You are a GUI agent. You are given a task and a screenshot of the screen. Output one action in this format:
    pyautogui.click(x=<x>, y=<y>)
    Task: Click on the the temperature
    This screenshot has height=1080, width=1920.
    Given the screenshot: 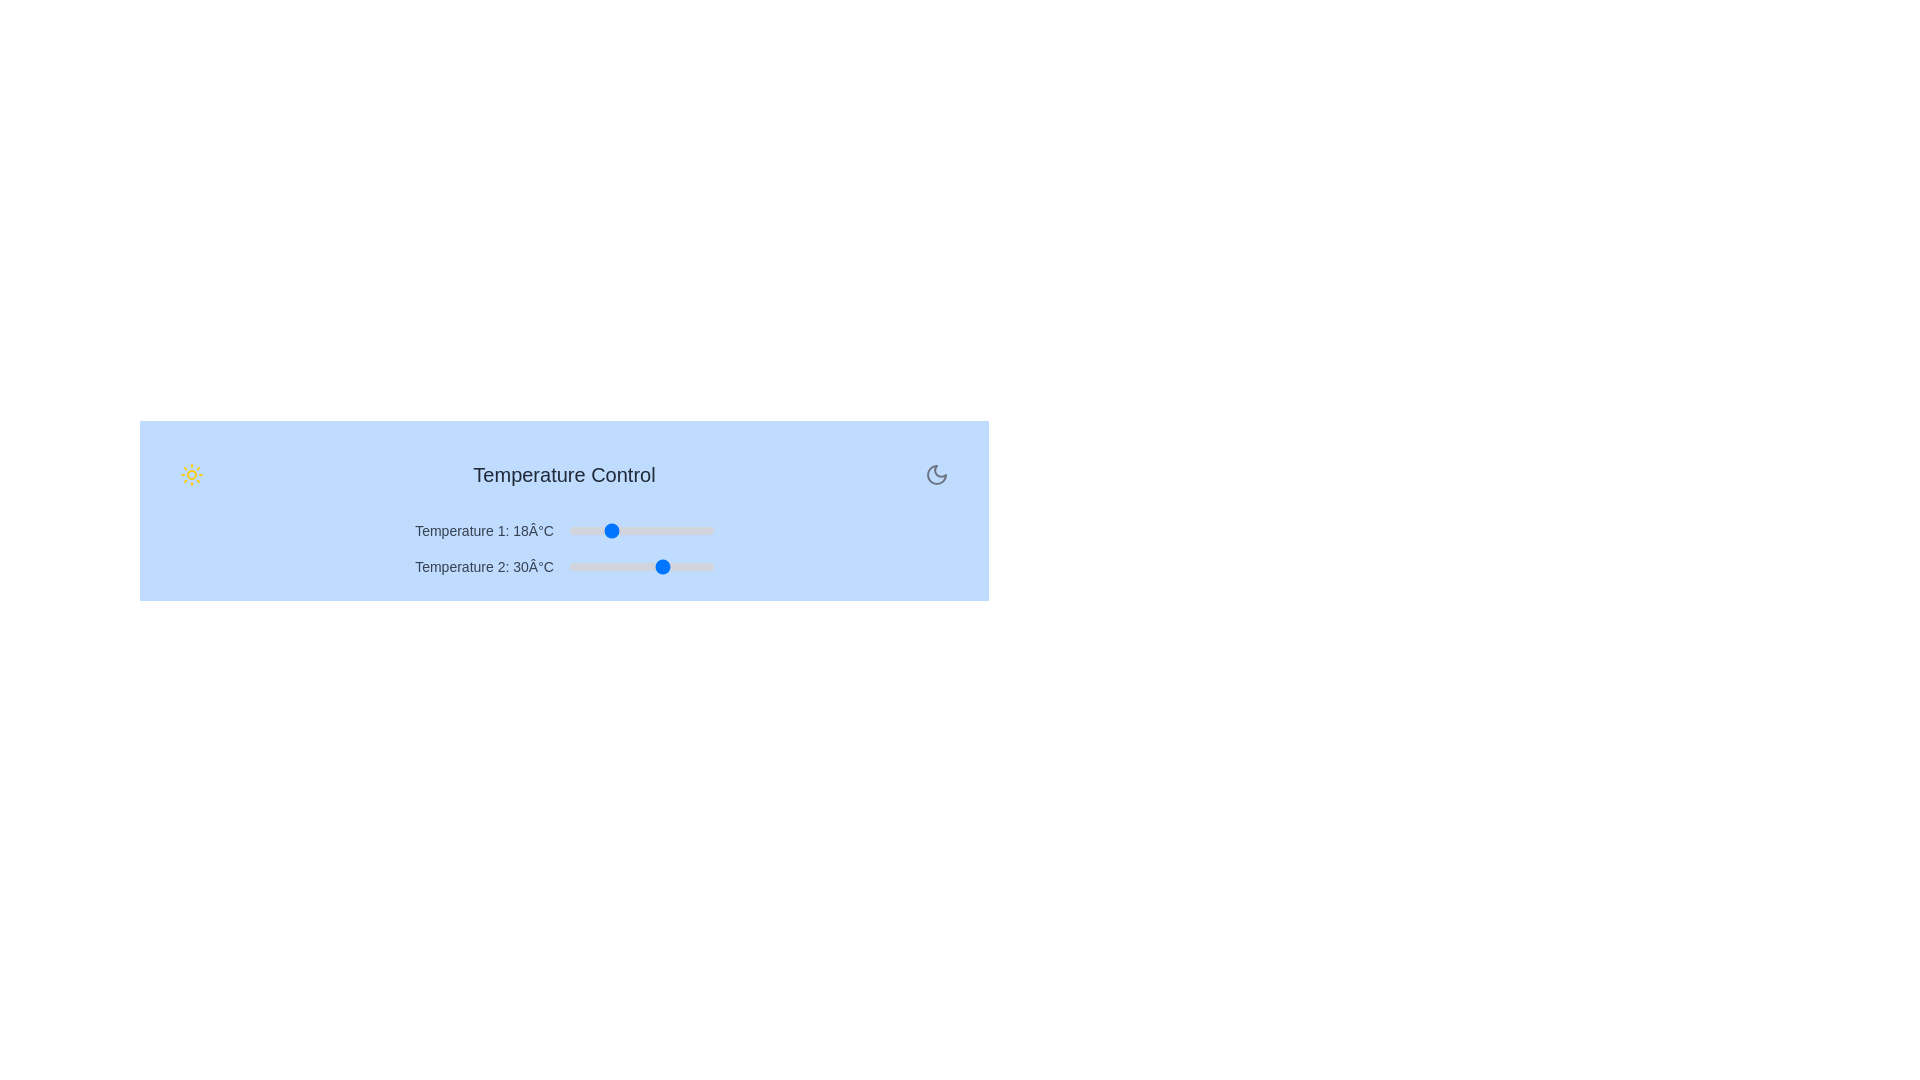 What is the action you would take?
    pyautogui.click(x=651, y=530)
    